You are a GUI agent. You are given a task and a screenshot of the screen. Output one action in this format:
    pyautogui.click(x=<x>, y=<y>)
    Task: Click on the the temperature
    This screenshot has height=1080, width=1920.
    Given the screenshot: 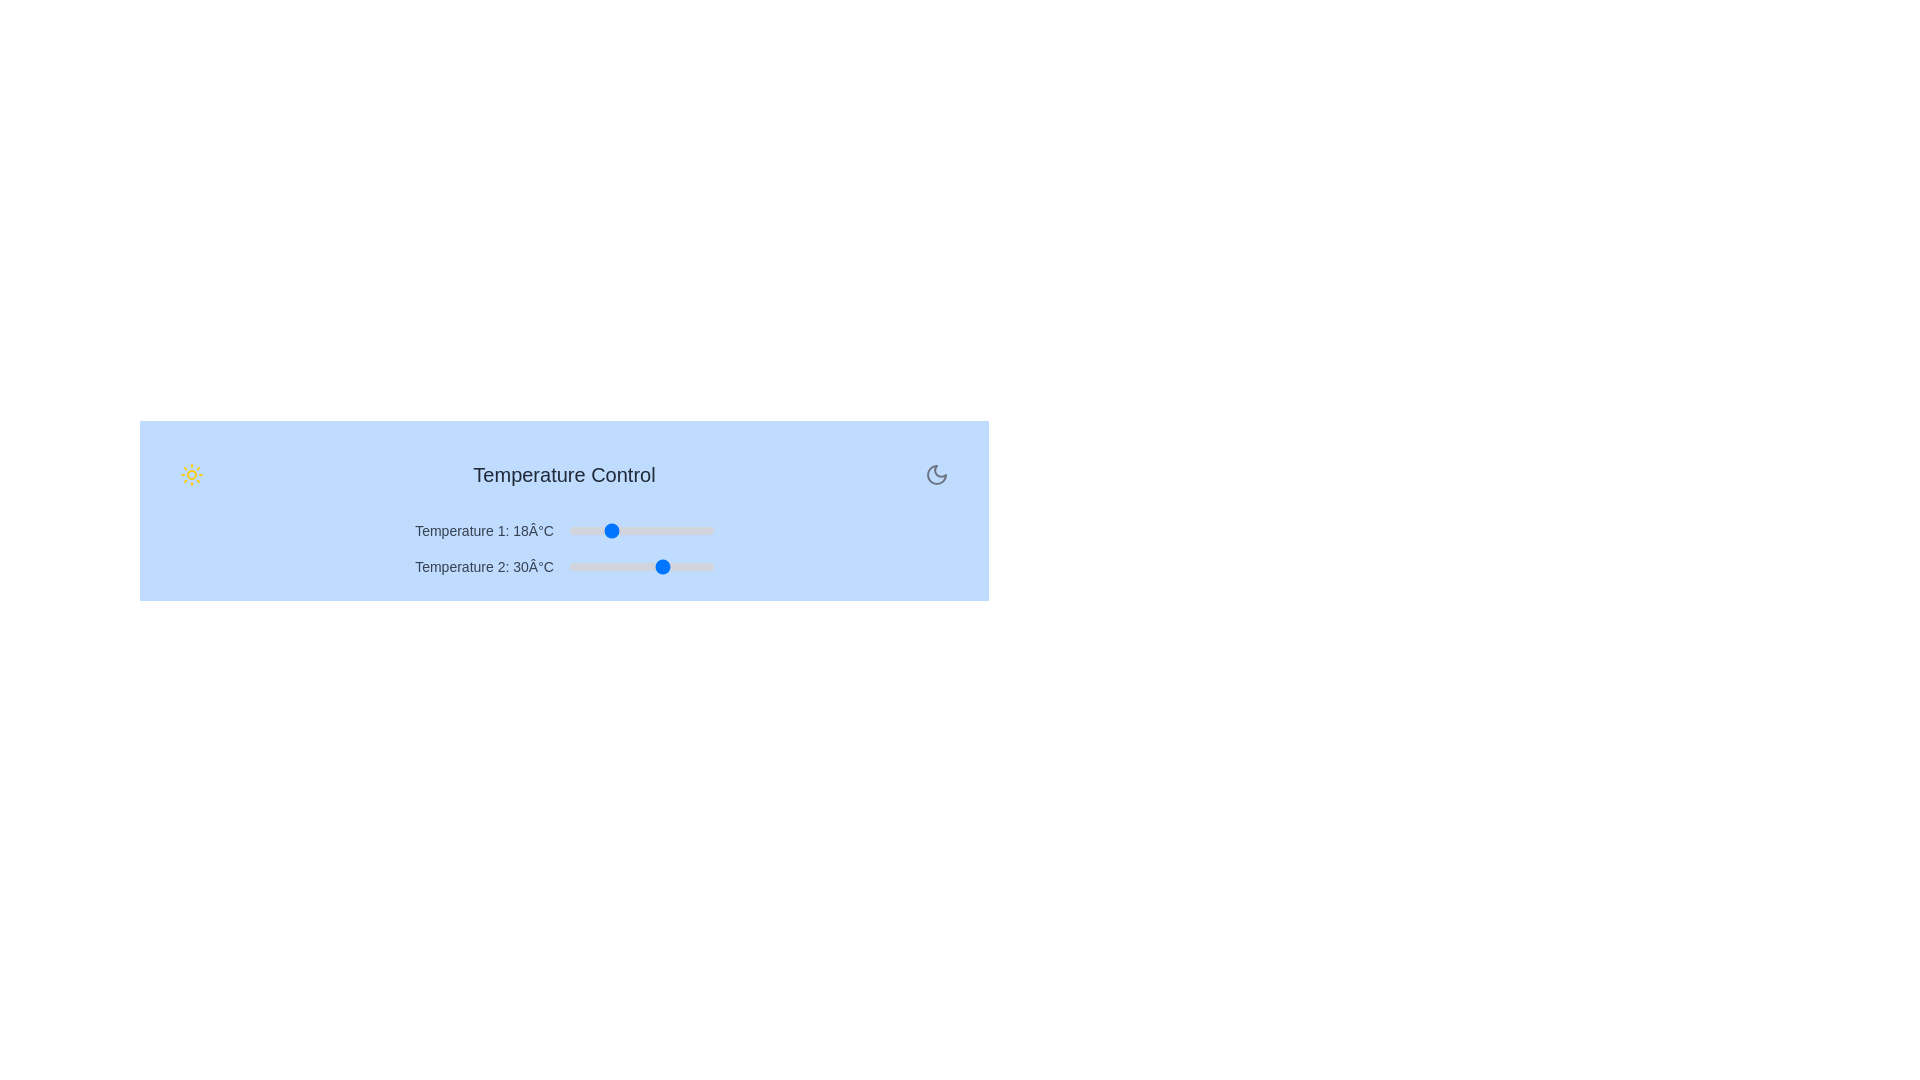 What is the action you would take?
    pyautogui.click(x=651, y=530)
    